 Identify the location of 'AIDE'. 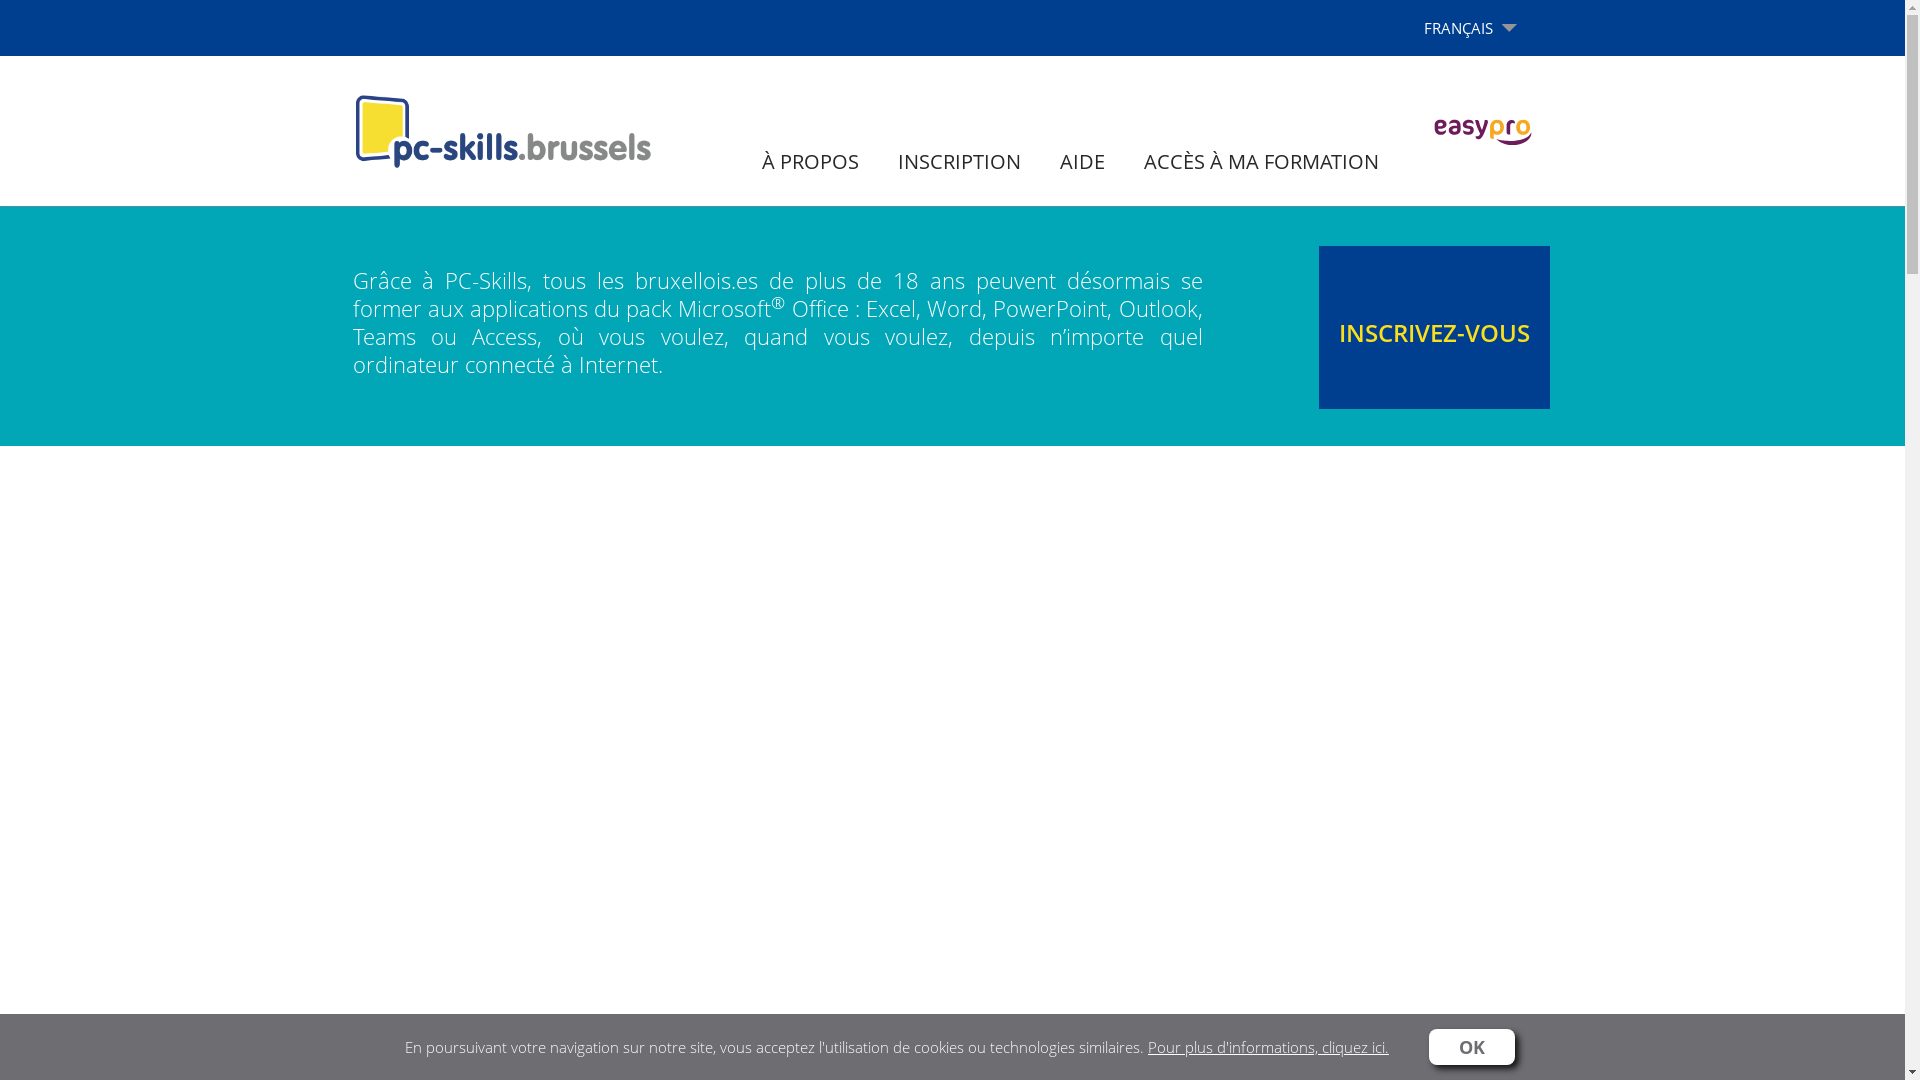
(1080, 161).